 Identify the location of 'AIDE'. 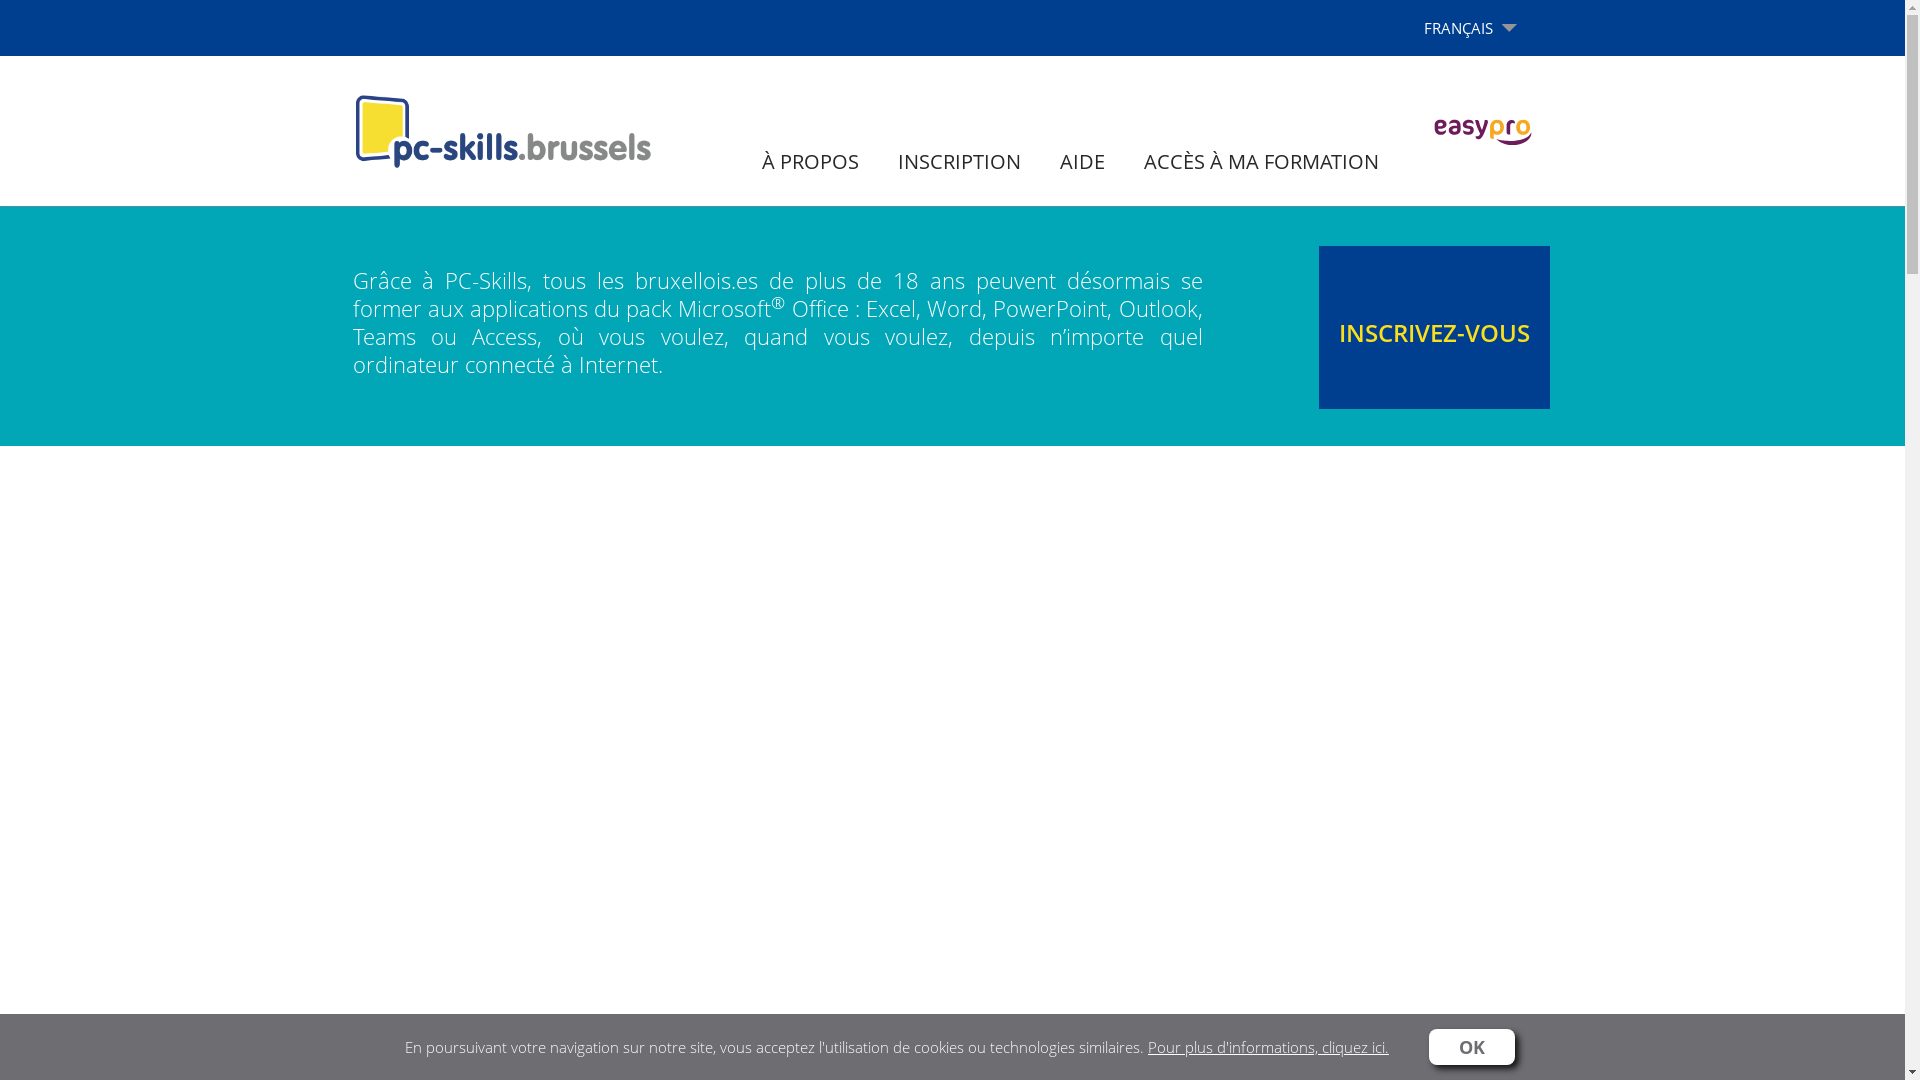
(1080, 161).